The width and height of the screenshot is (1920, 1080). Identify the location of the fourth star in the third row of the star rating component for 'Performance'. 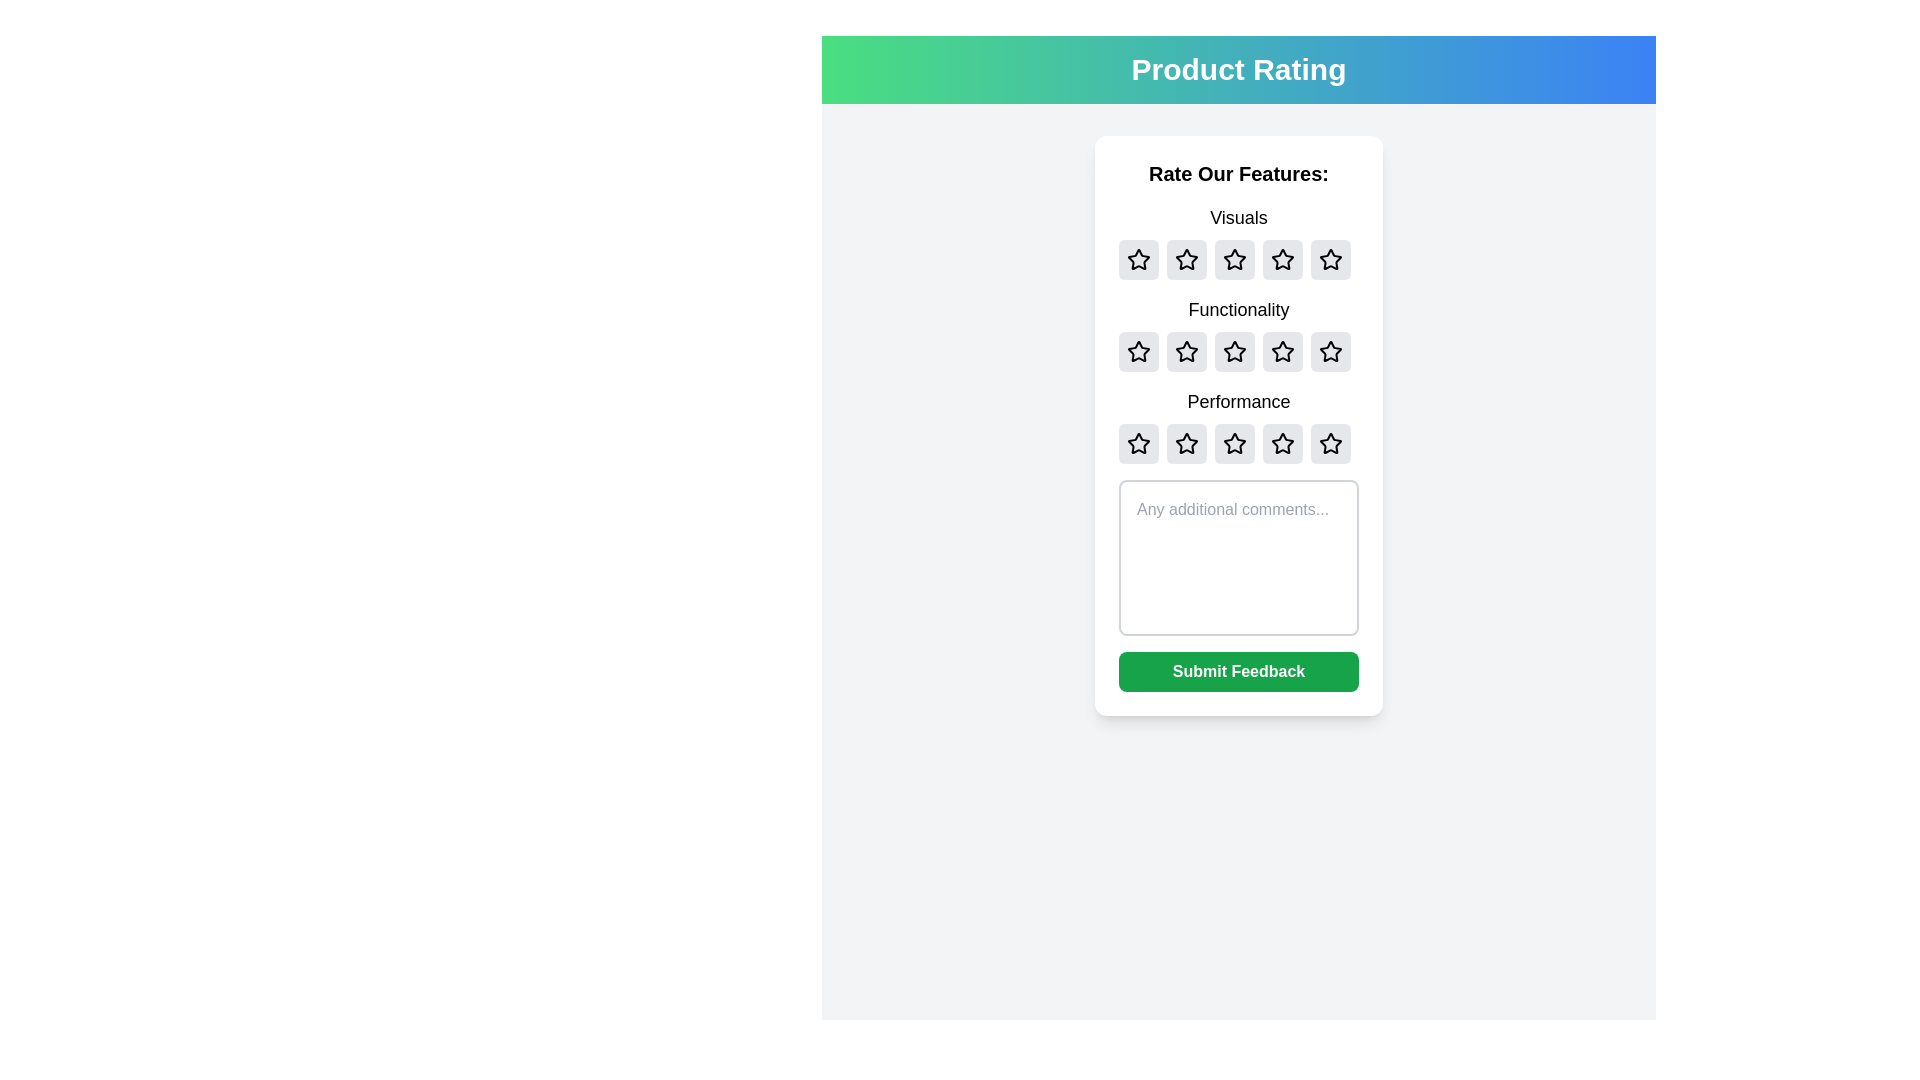
(1282, 442).